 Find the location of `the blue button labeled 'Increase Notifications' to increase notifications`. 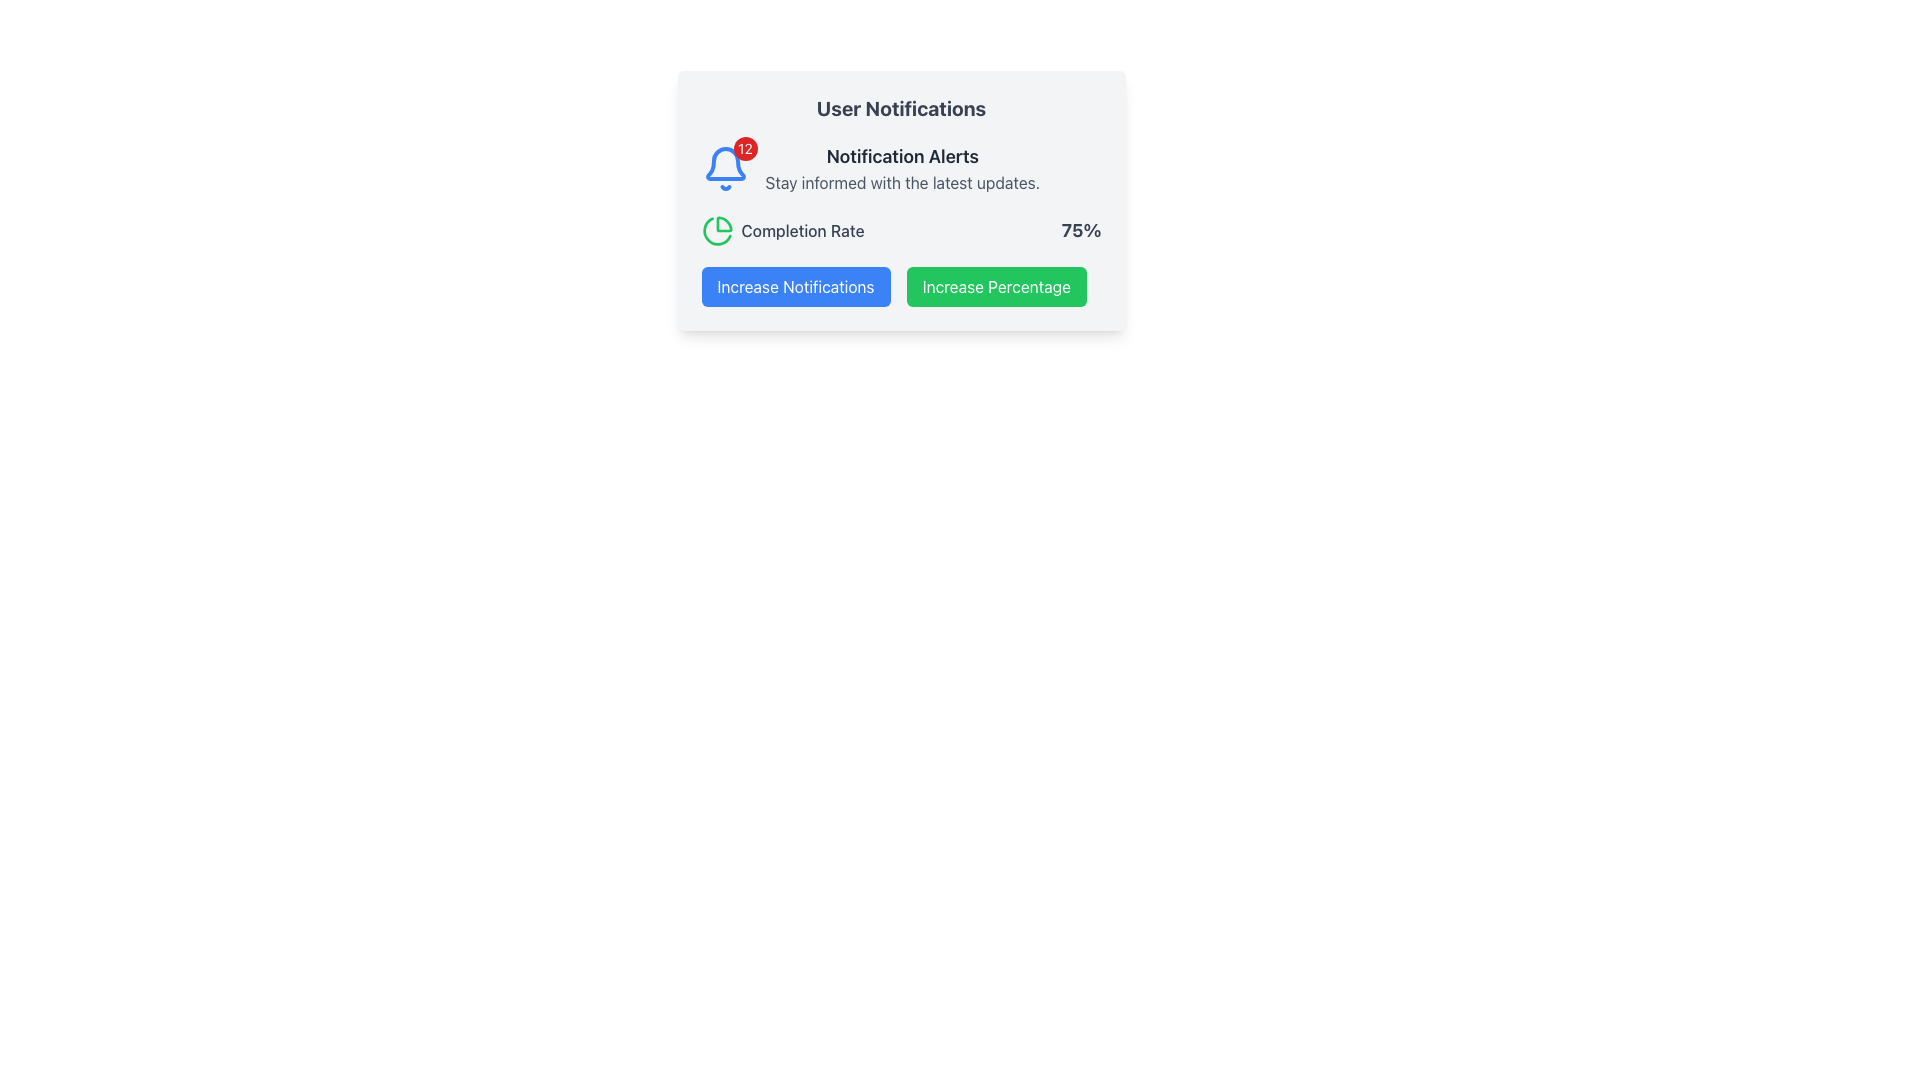

the blue button labeled 'Increase Notifications' to increase notifications is located at coordinates (795, 286).